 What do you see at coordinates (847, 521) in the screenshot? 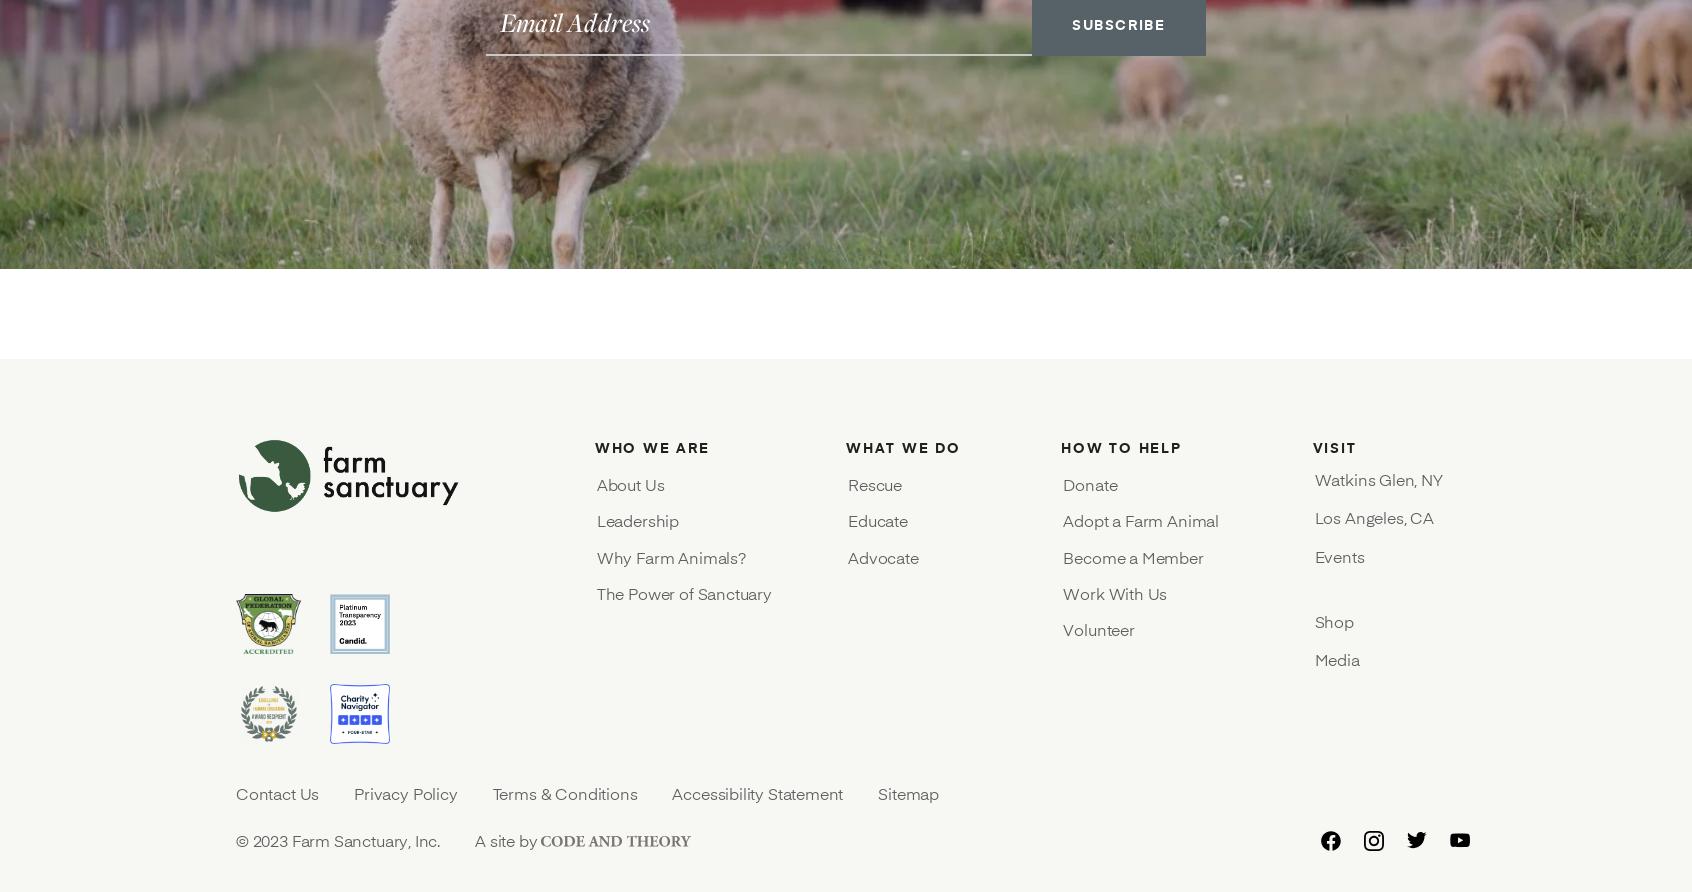
I see `'Educate'` at bounding box center [847, 521].